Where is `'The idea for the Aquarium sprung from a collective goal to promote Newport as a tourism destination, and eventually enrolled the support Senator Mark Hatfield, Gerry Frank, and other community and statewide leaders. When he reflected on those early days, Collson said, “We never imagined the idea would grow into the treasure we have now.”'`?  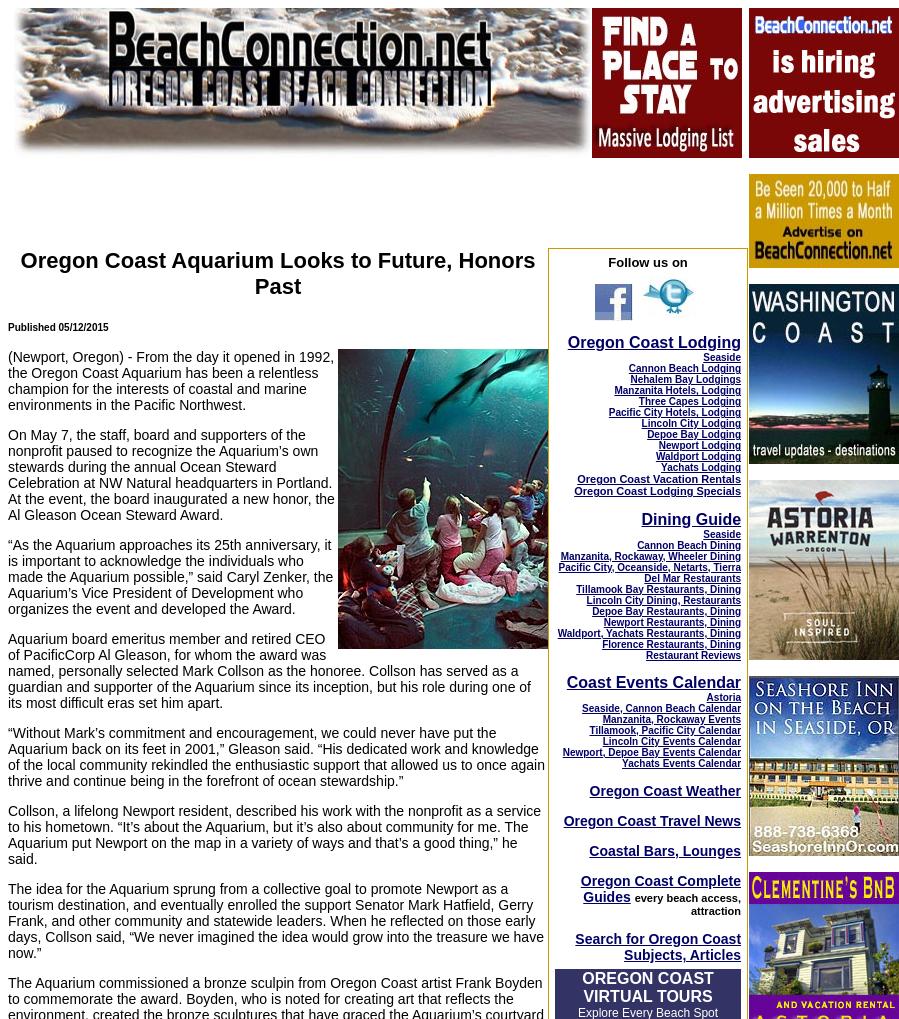
'The idea for the Aquarium sprung from a collective goal to promote Newport as a tourism destination, and eventually enrolled the support Senator Mark Hatfield, Gerry Frank, and other community and statewide leaders. When he reflected on those early days, Collson said, “We never imagined the idea would grow into the treasure we have now.”' is located at coordinates (275, 920).